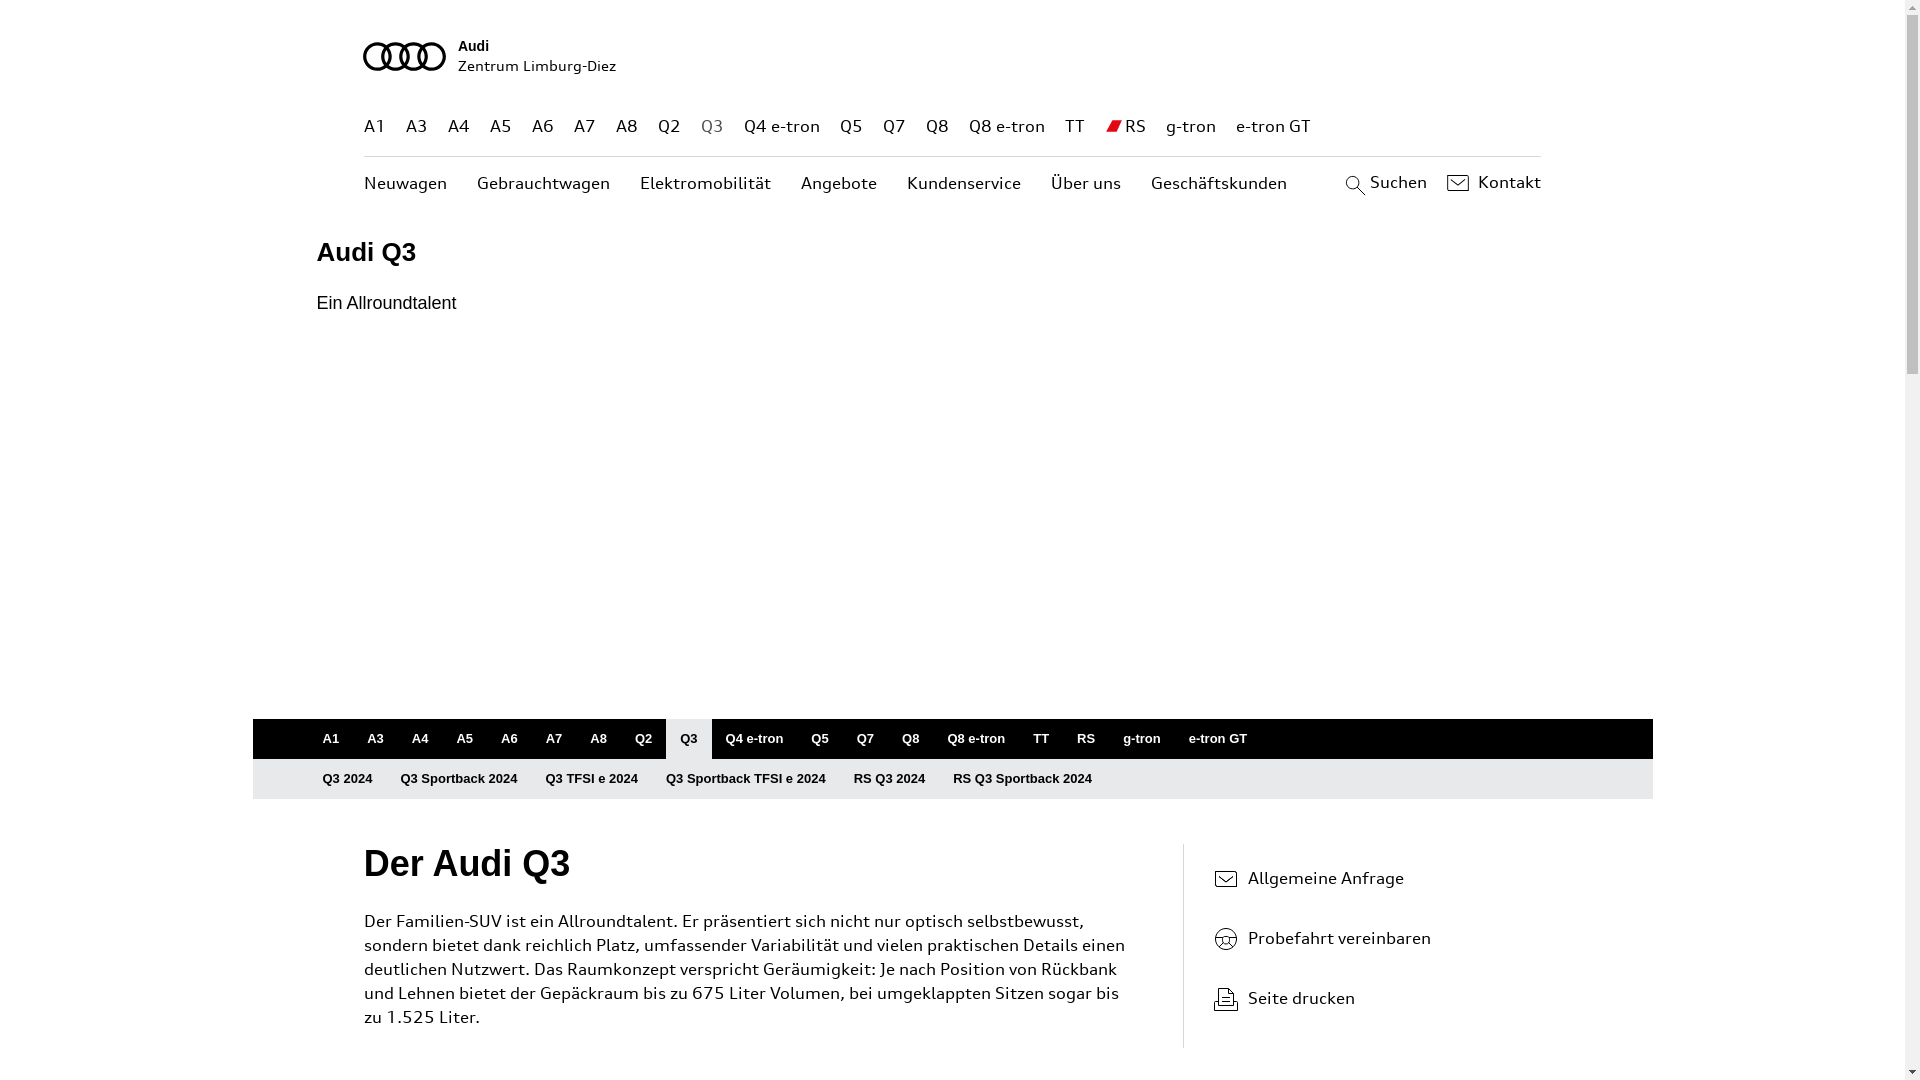 The width and height of the screenshot is (1920, 1080). What do you see at coordinates (451, 126) in the screenshot?
I see `'A4'` at bounding box center [451, 126].